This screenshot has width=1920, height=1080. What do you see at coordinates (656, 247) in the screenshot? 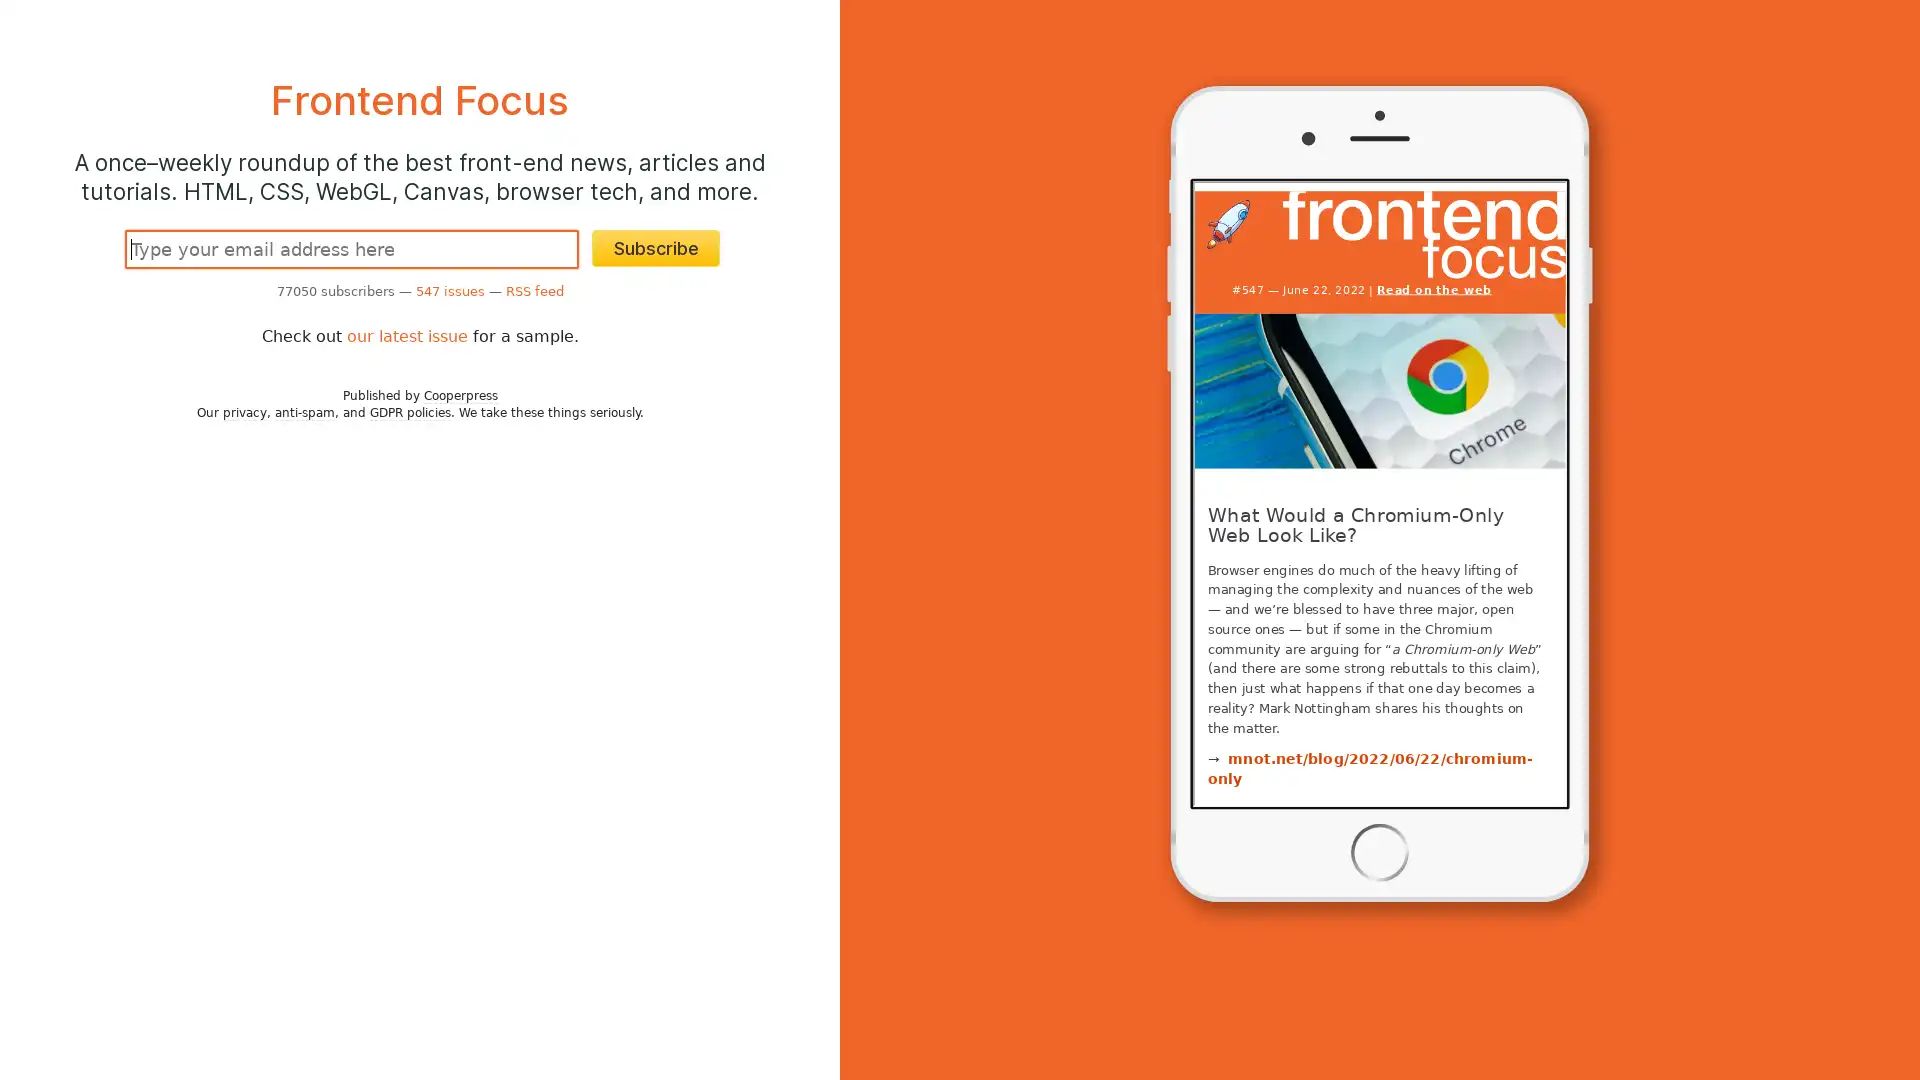
I see `Subscribe` at bounding box center [656, 247].